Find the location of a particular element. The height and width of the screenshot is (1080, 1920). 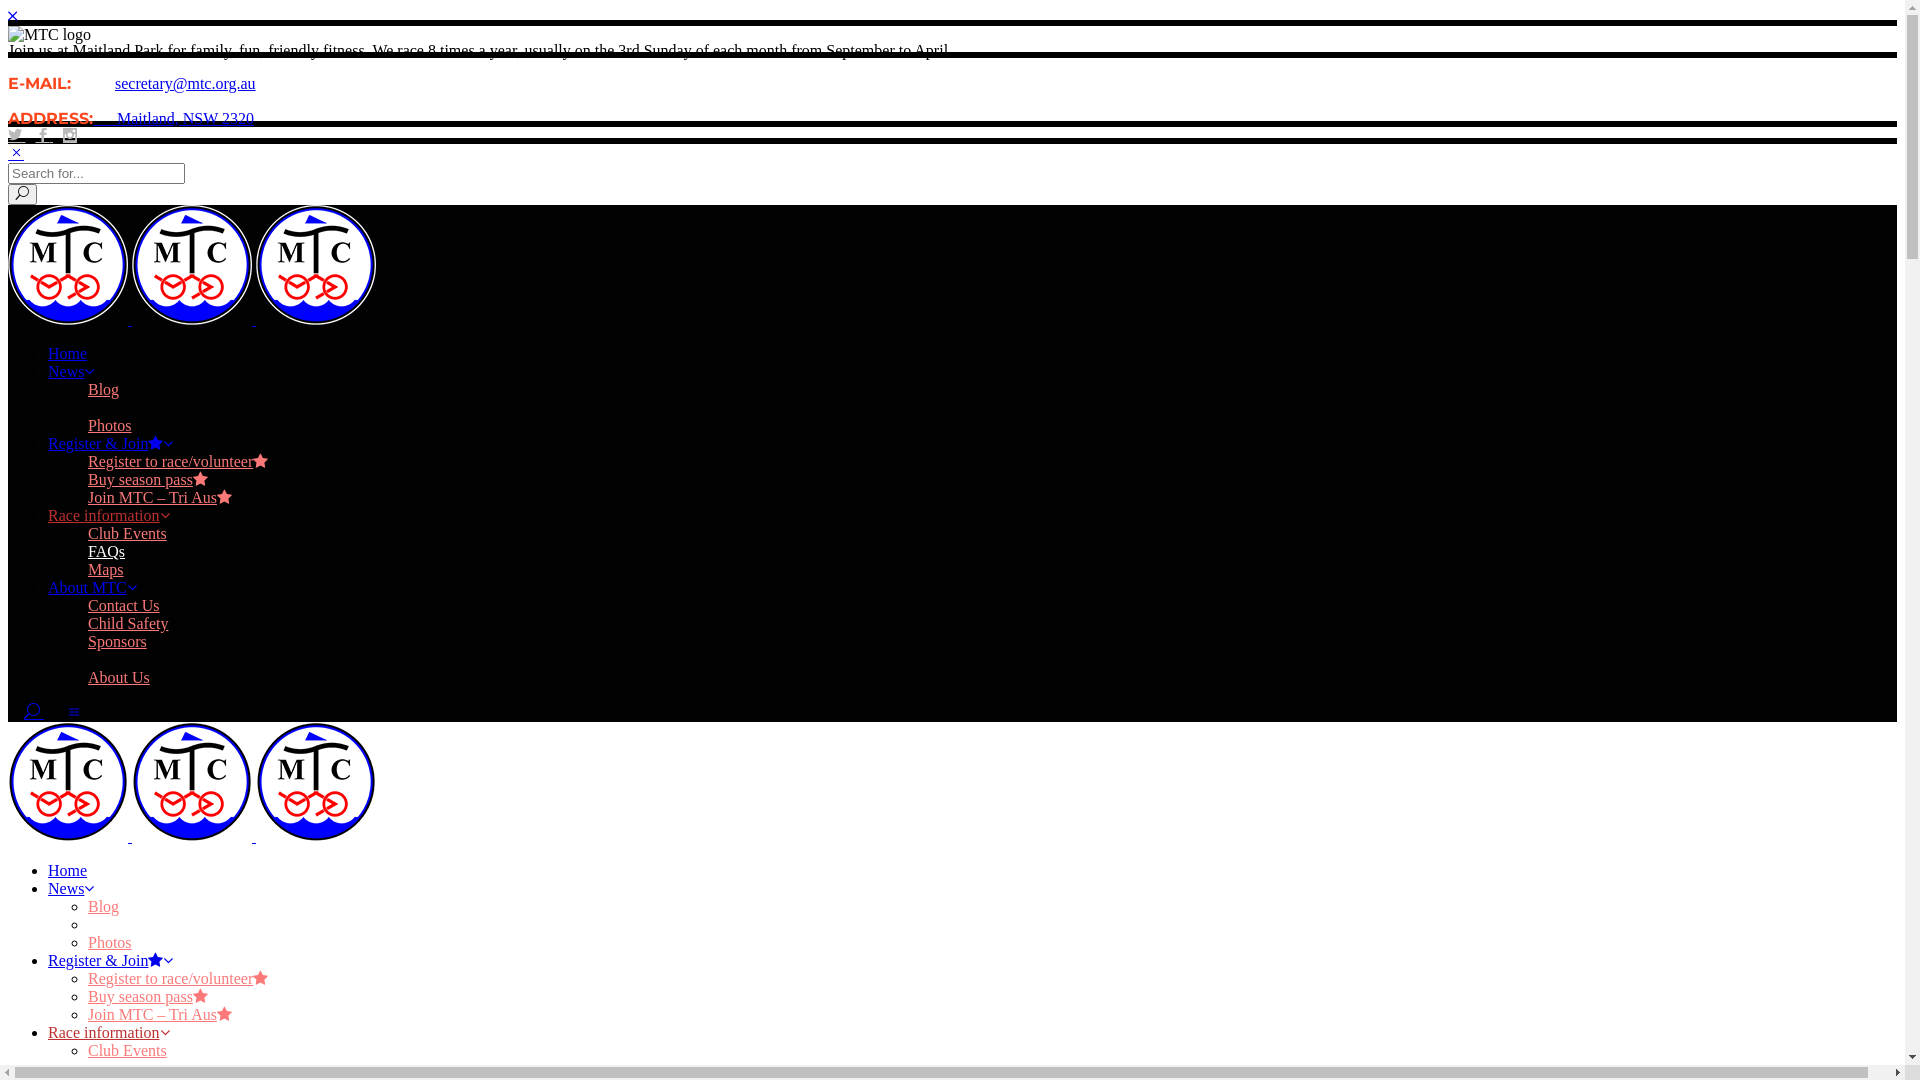

'Register & Join' is located at coordinates (109, 442).